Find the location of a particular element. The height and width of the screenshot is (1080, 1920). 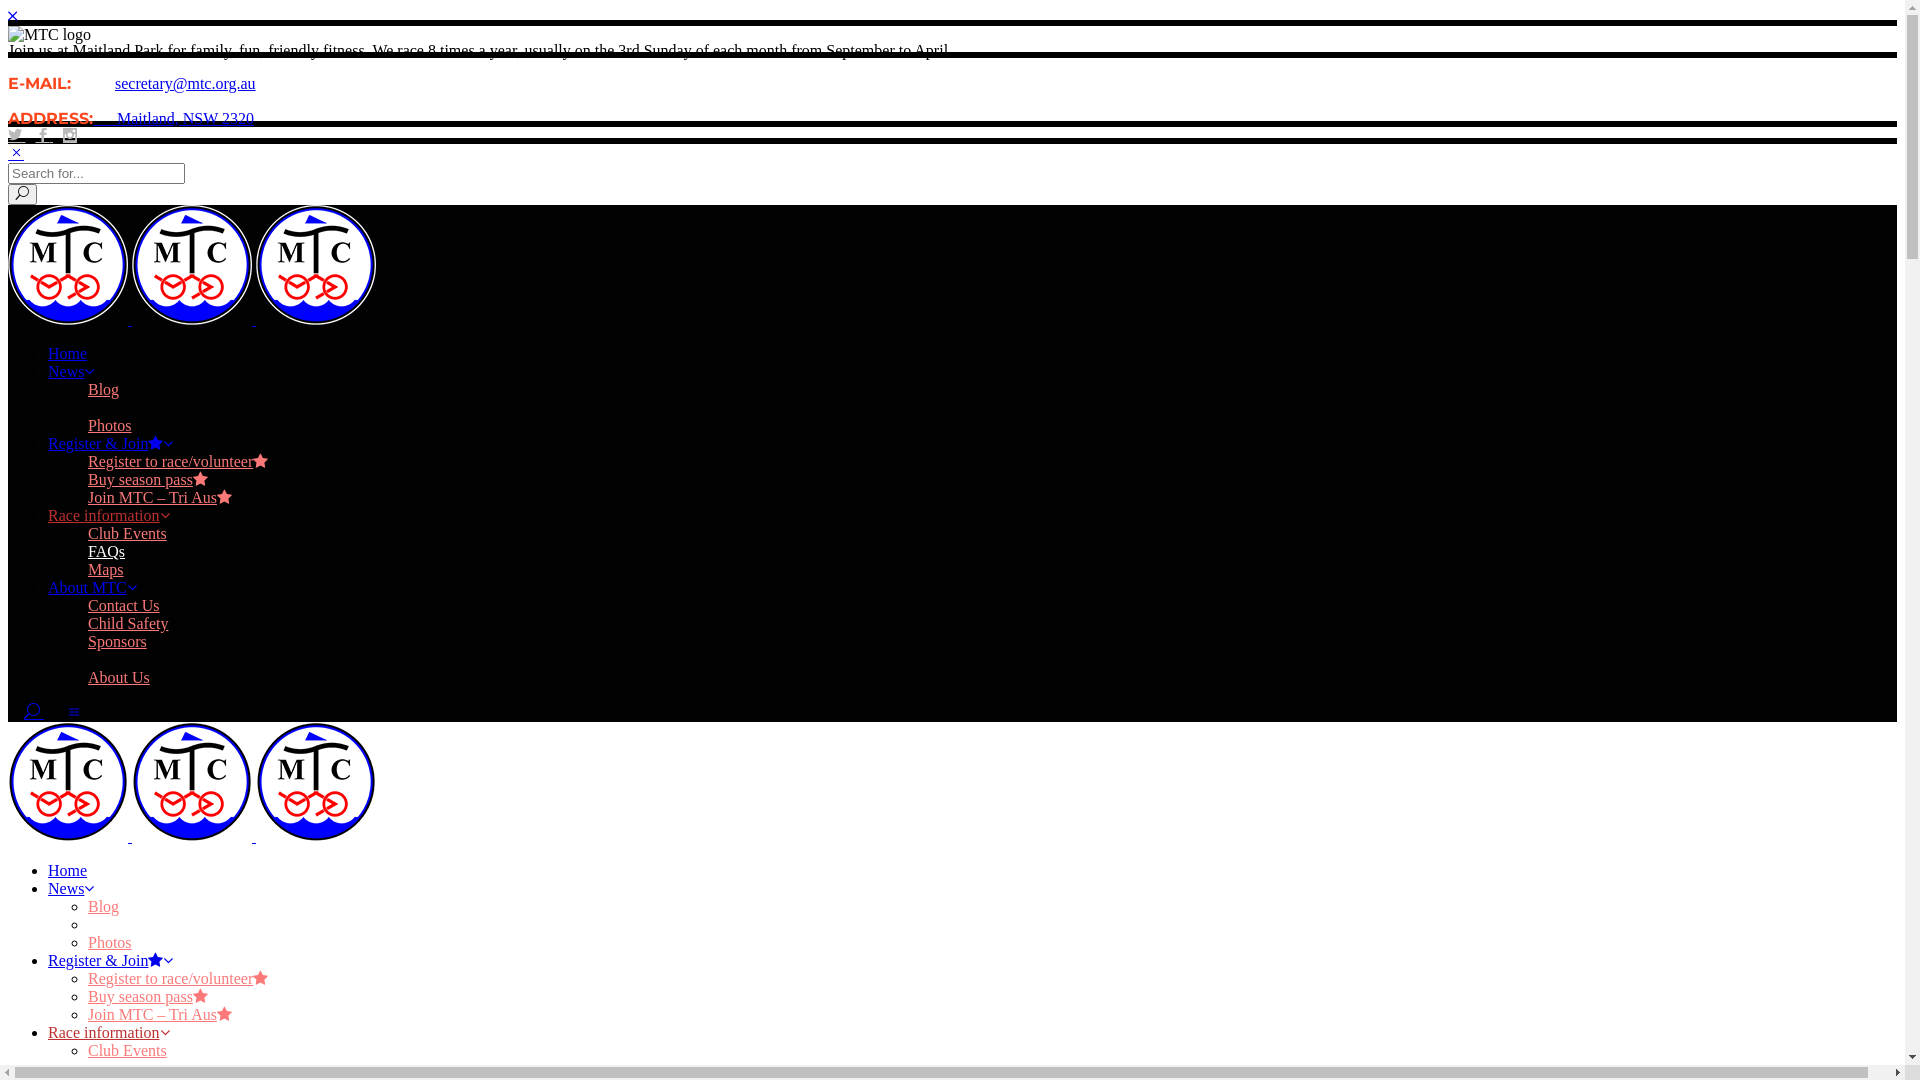

'Register & Join' is located at coordinates (109, 442).